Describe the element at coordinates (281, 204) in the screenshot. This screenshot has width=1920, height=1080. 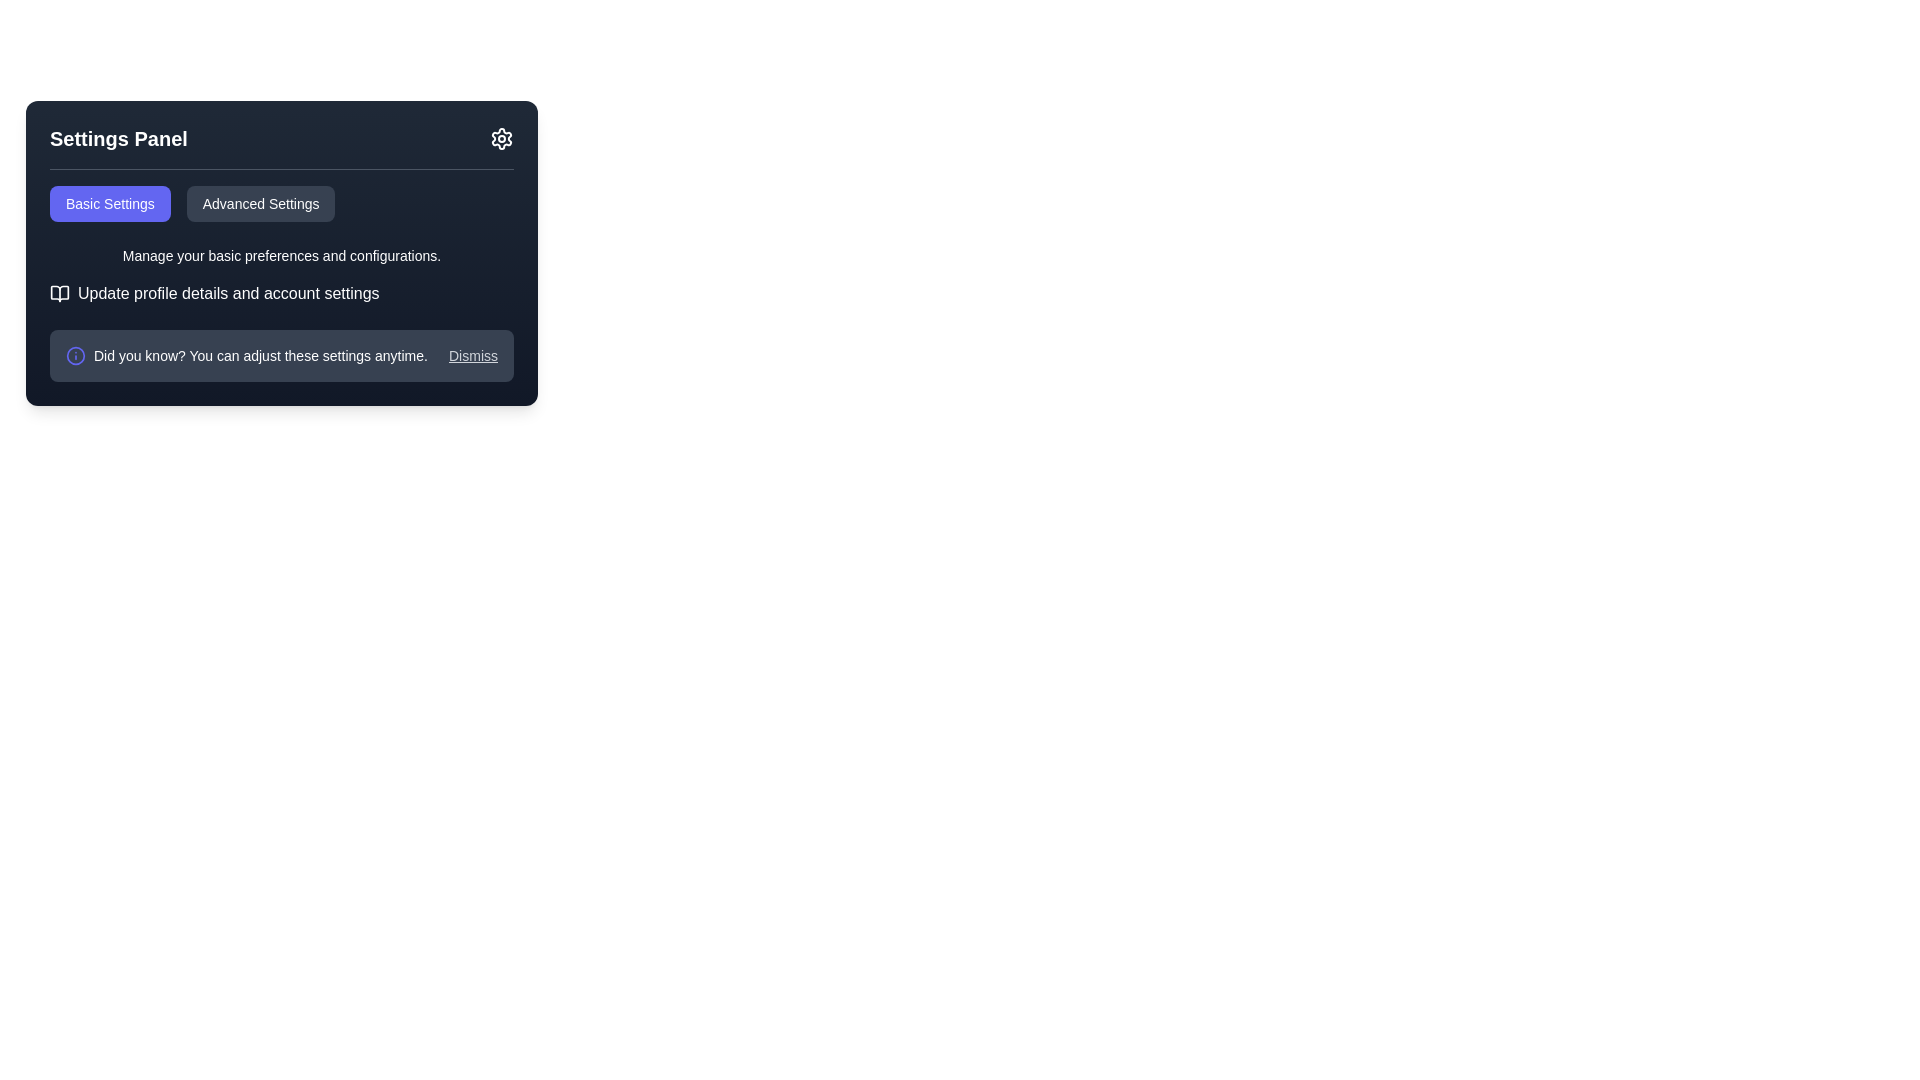
I see `the 'Advanced Settings' button in the Settings Panel` at that location.